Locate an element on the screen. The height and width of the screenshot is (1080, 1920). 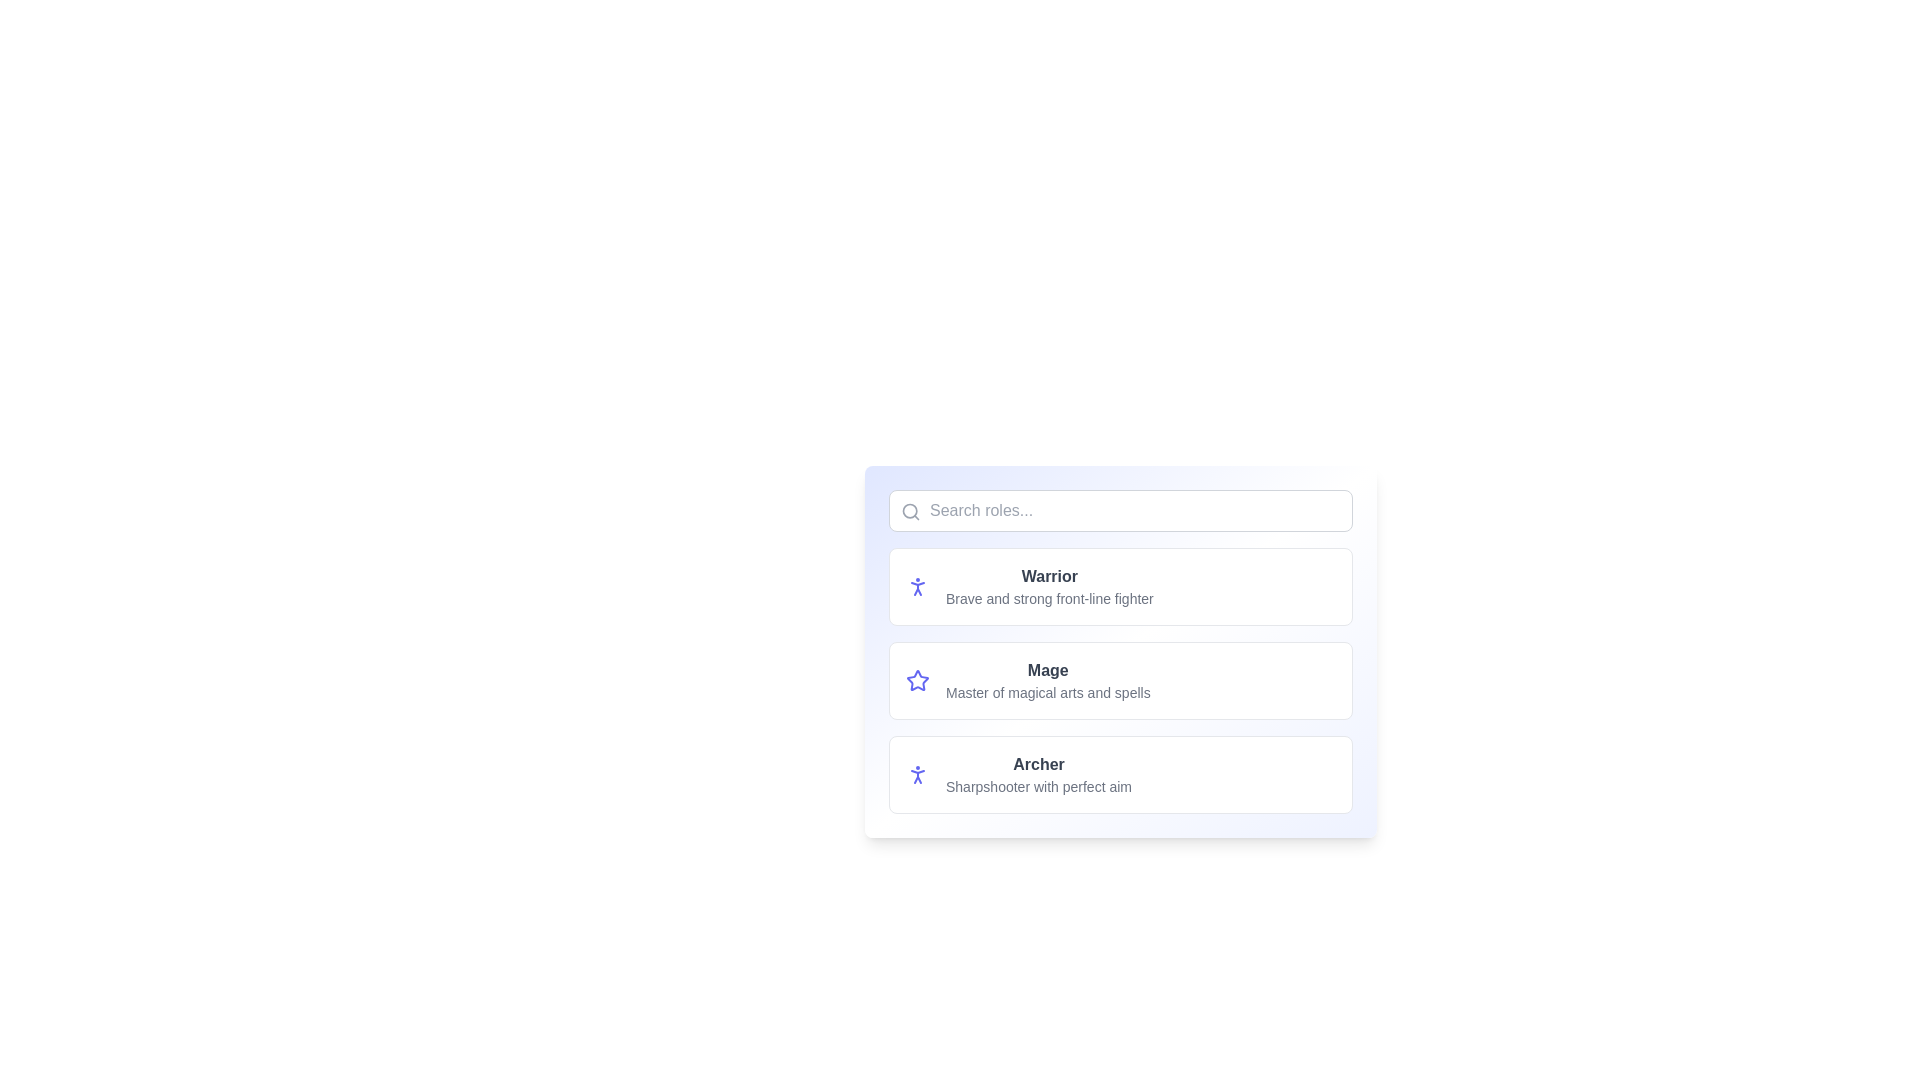
the selectable option describing the 'Warrior' role, which is the second item in the vertical list of selectable options is located at coordinates (1048, 585).